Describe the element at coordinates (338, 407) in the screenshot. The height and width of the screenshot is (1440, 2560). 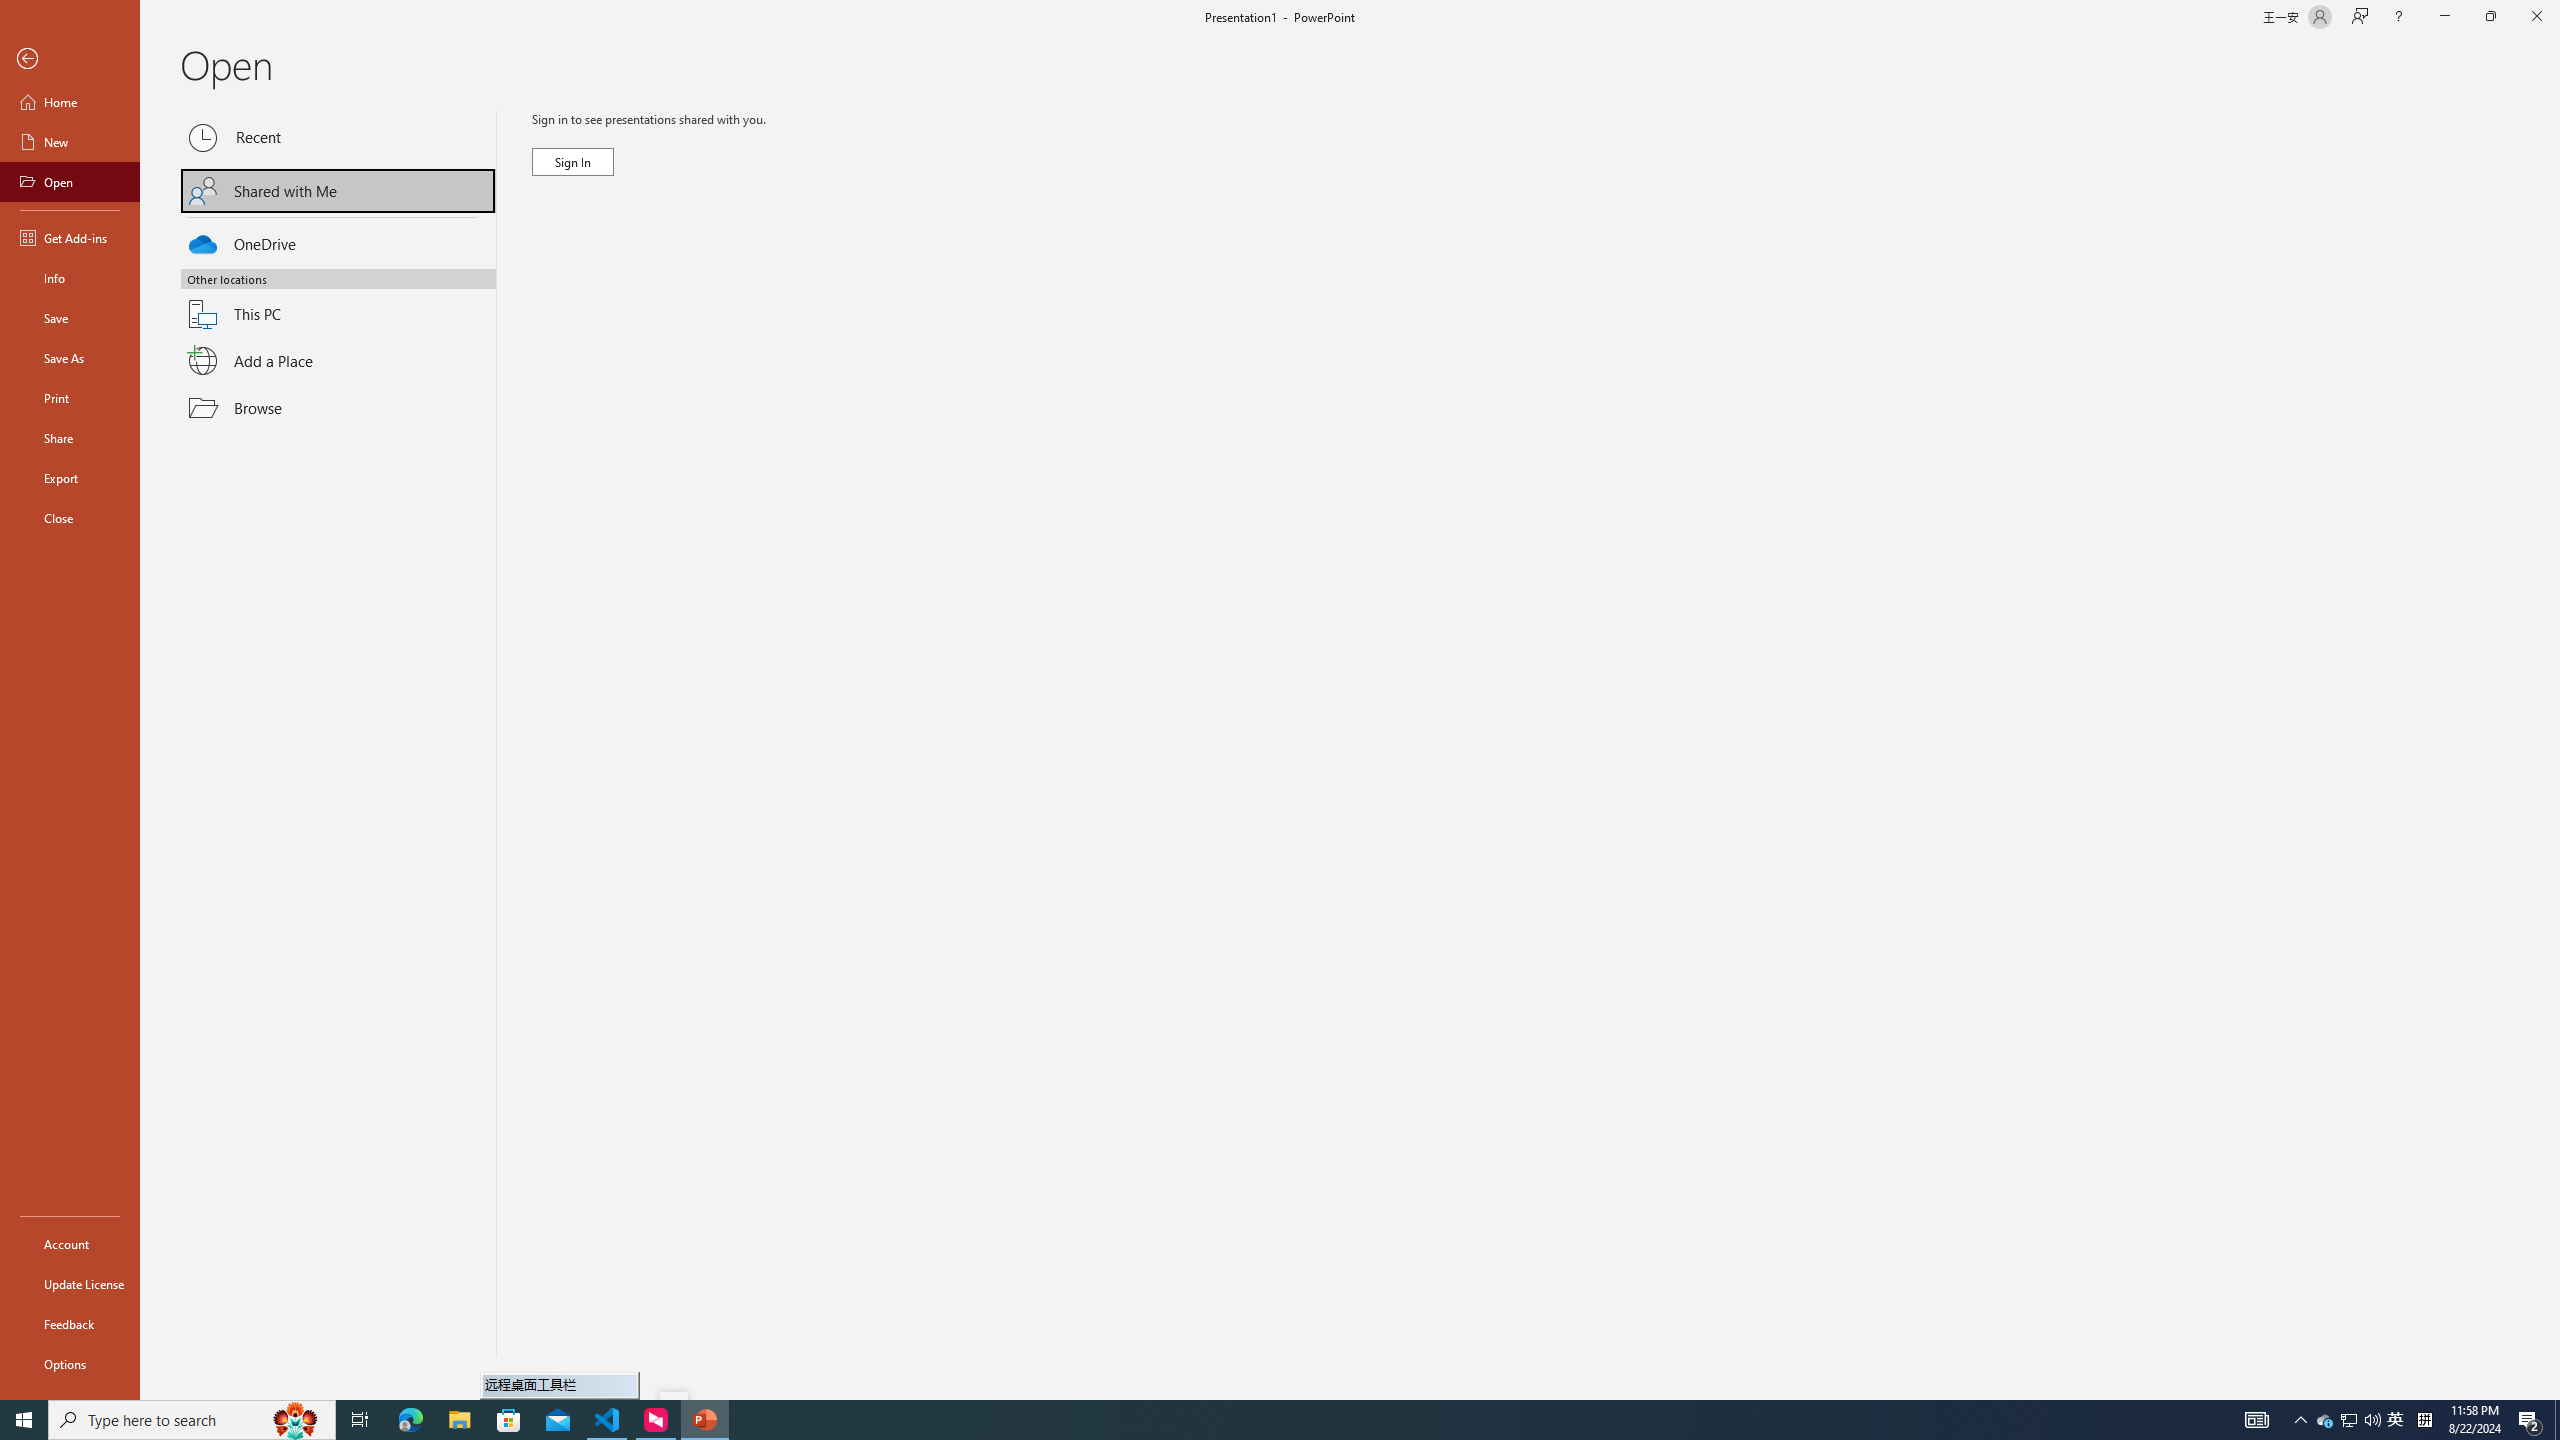
I see `'Browse'` at that location.